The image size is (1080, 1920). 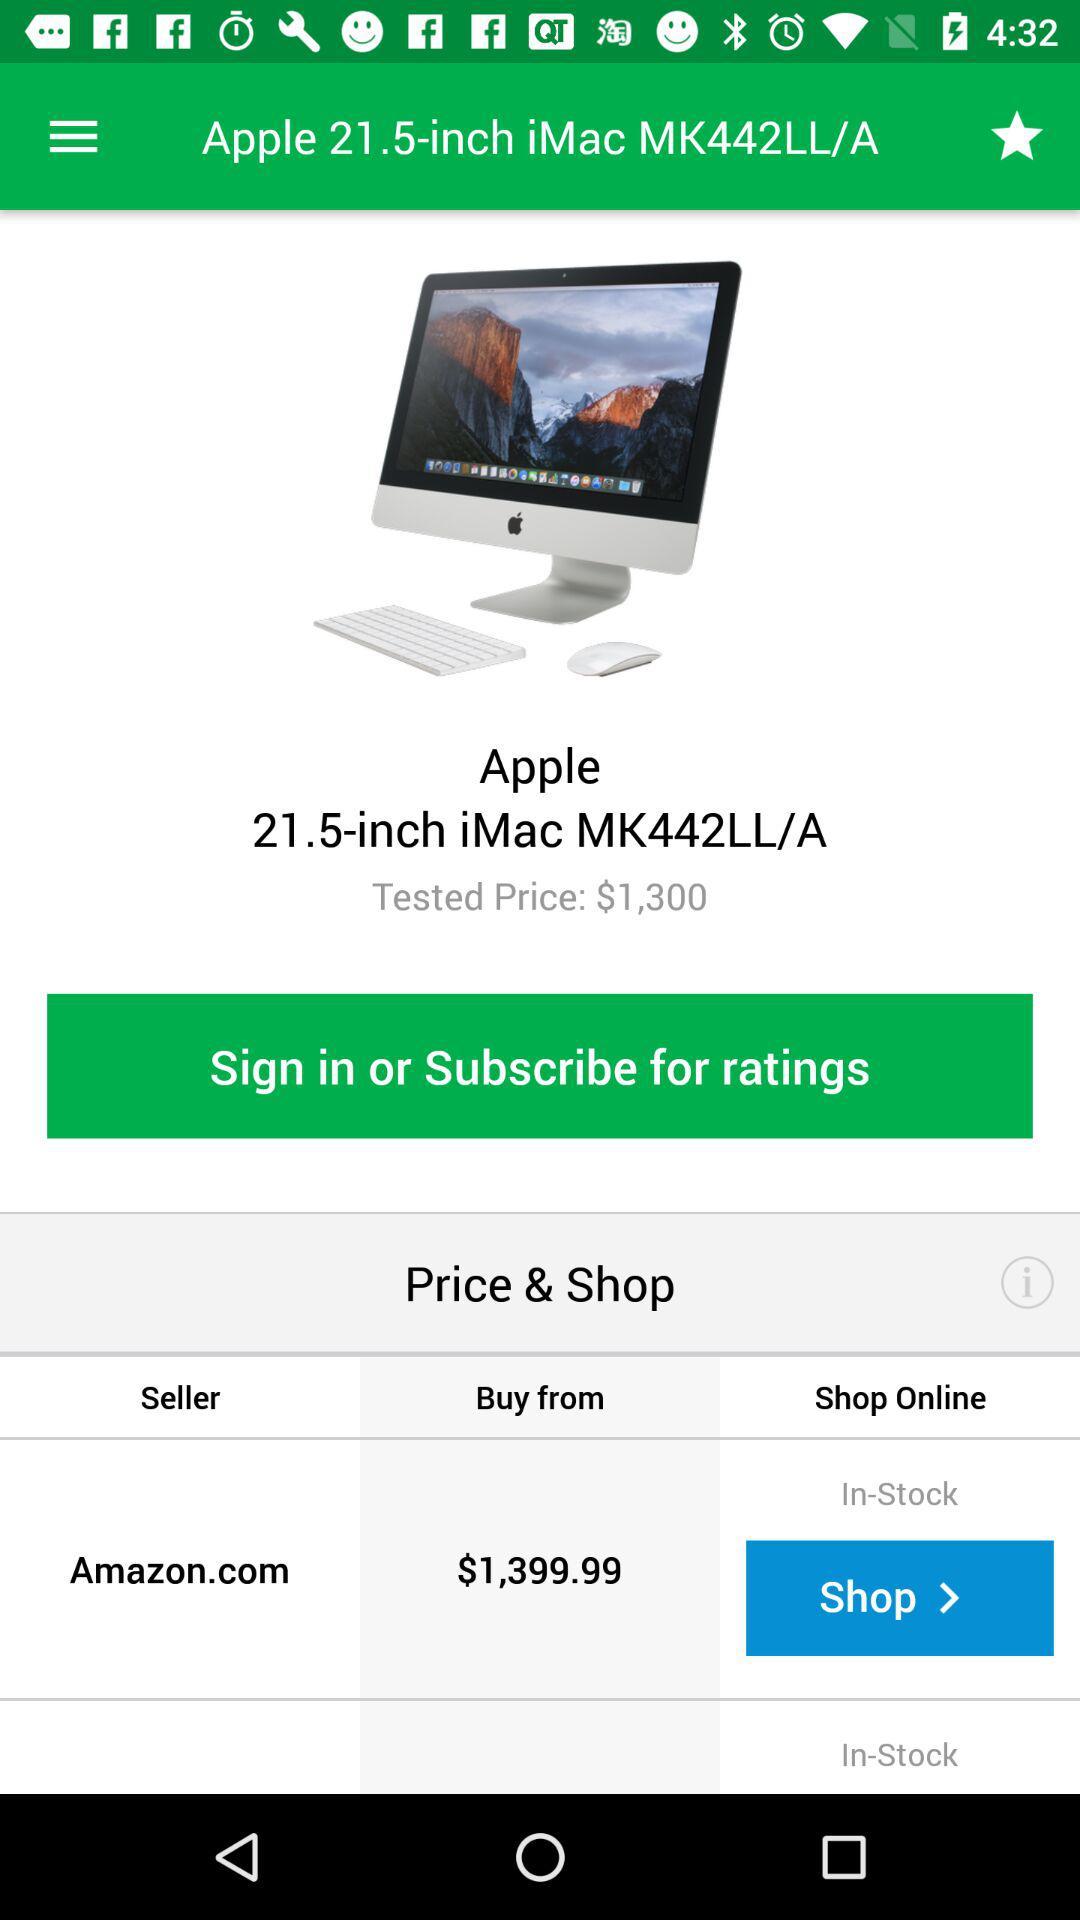 What do you see at coordinates (72, 135) in the screenshot?
I see `icon above tested price 1 item` at bounding box center [72, 135].